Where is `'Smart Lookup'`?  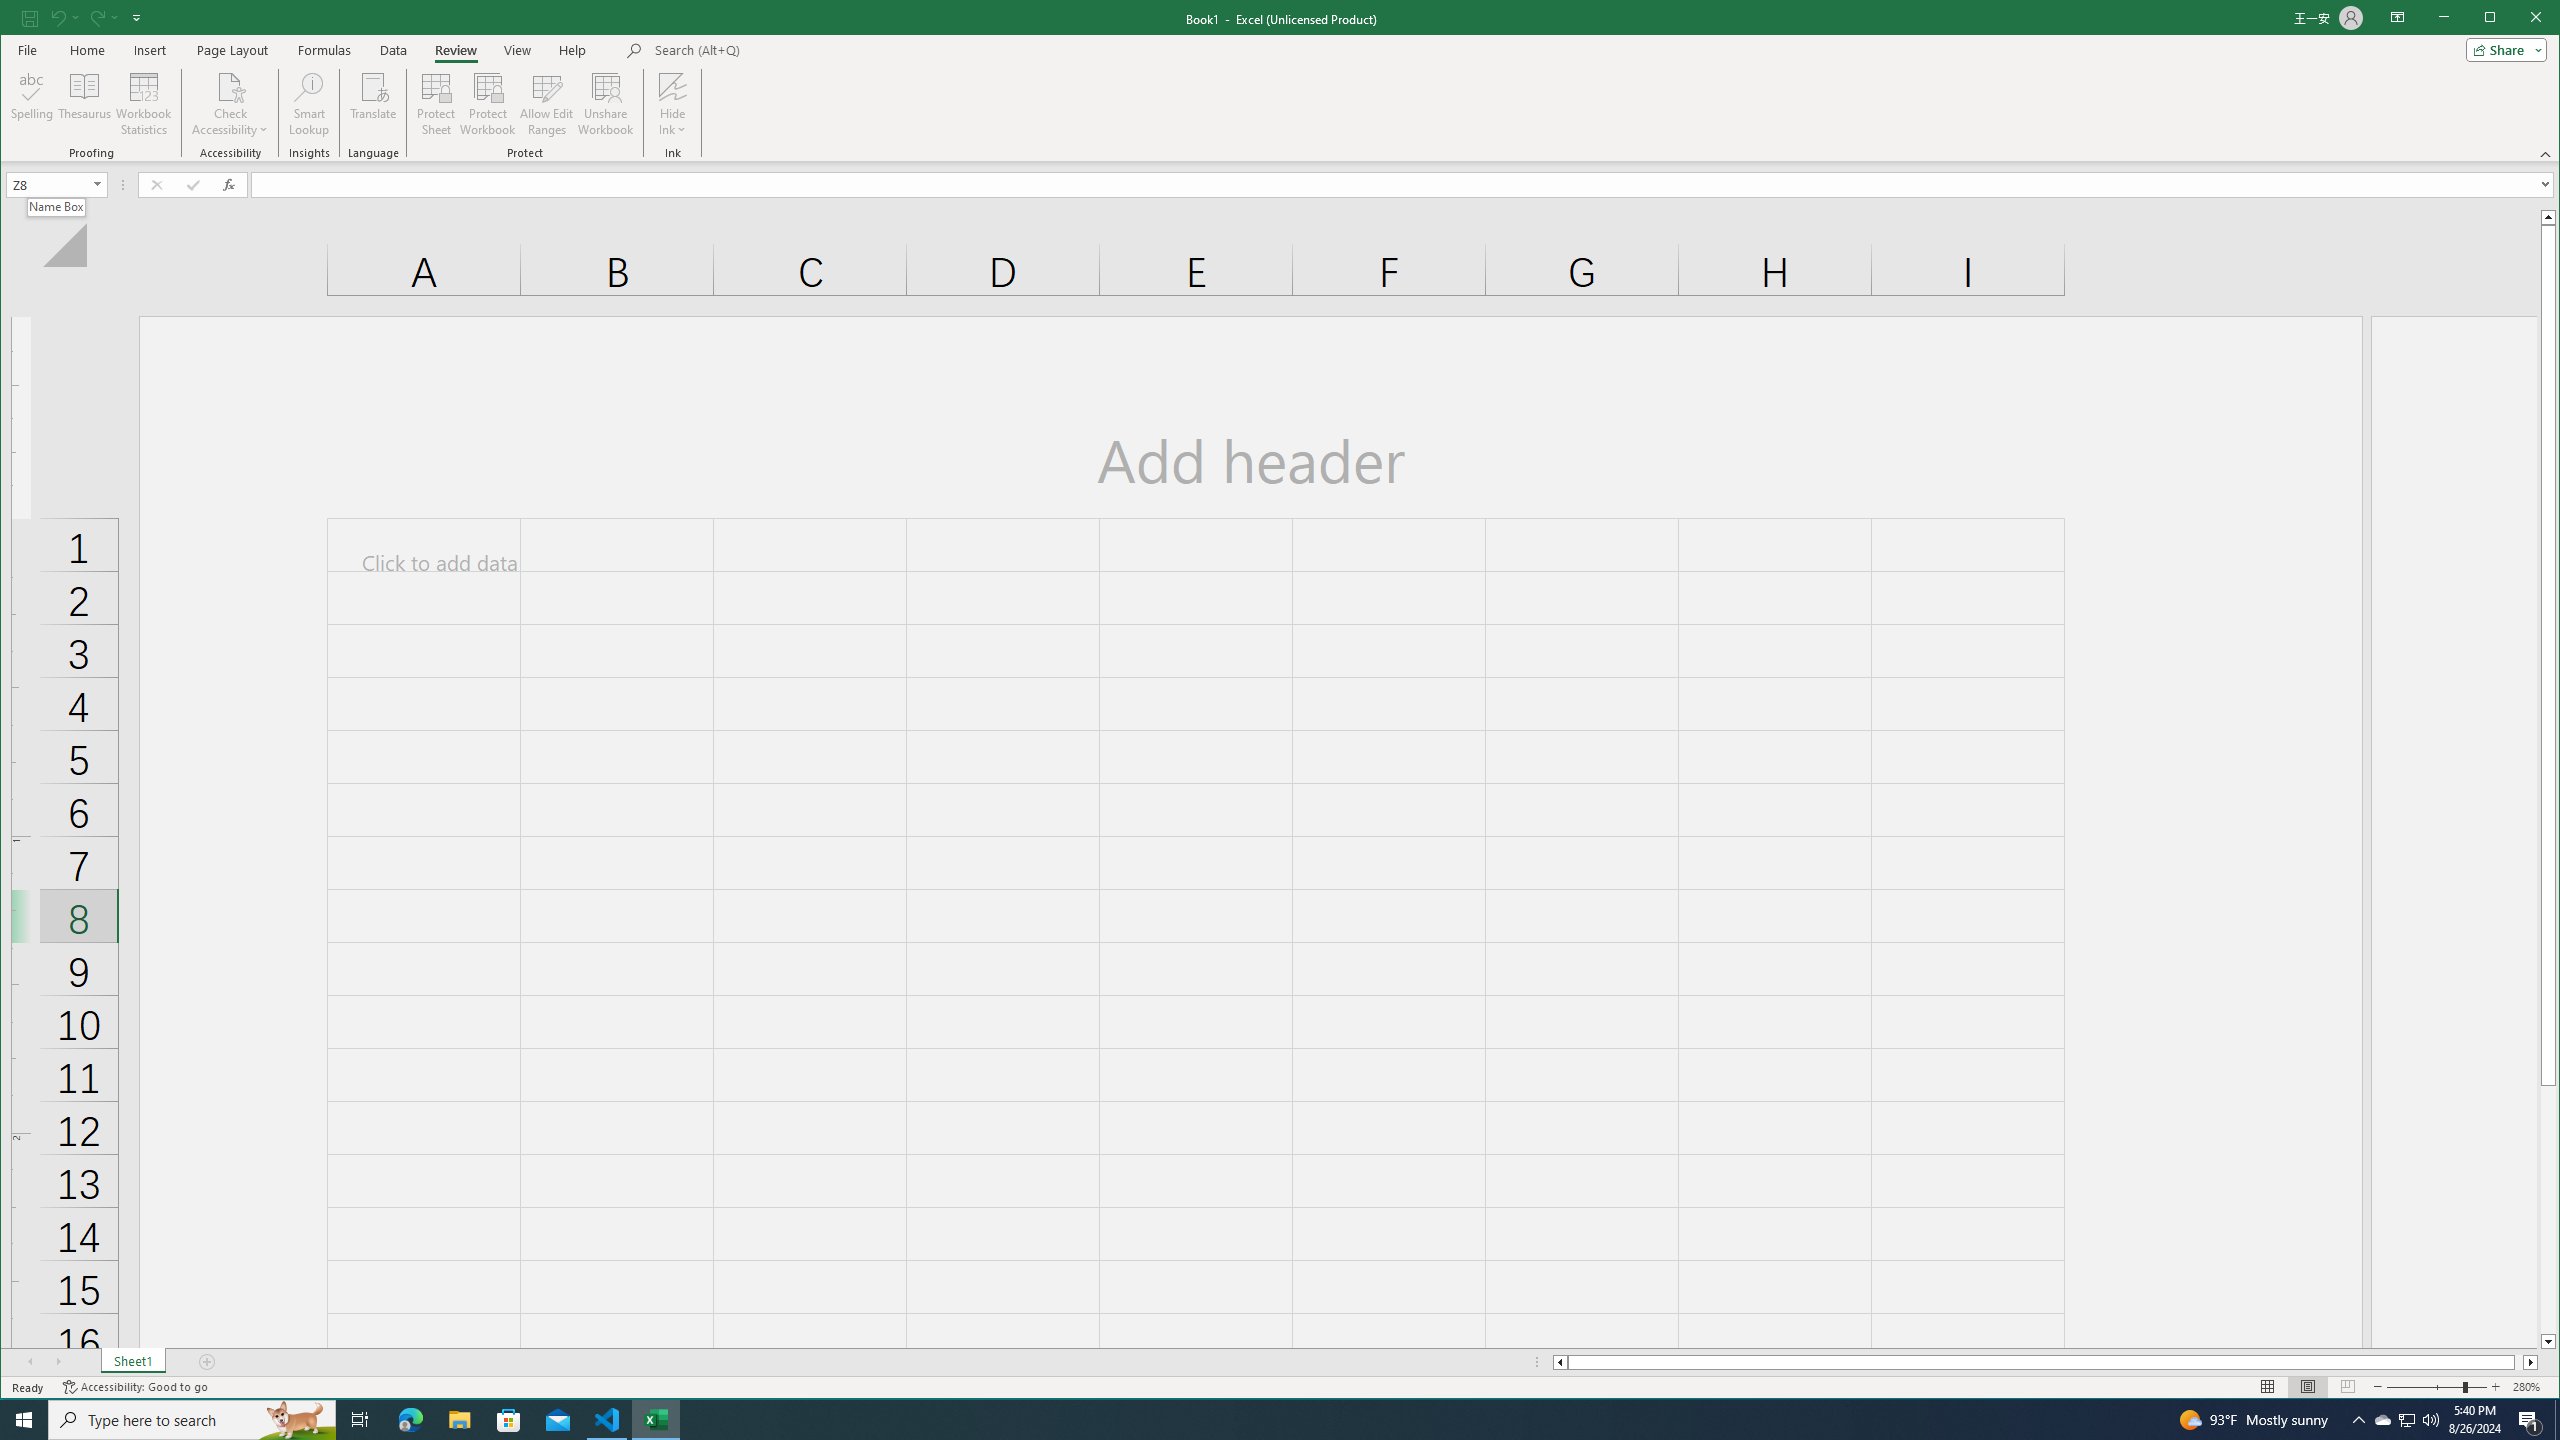 'Smart Lookup' is located at coordinates (309, 103).